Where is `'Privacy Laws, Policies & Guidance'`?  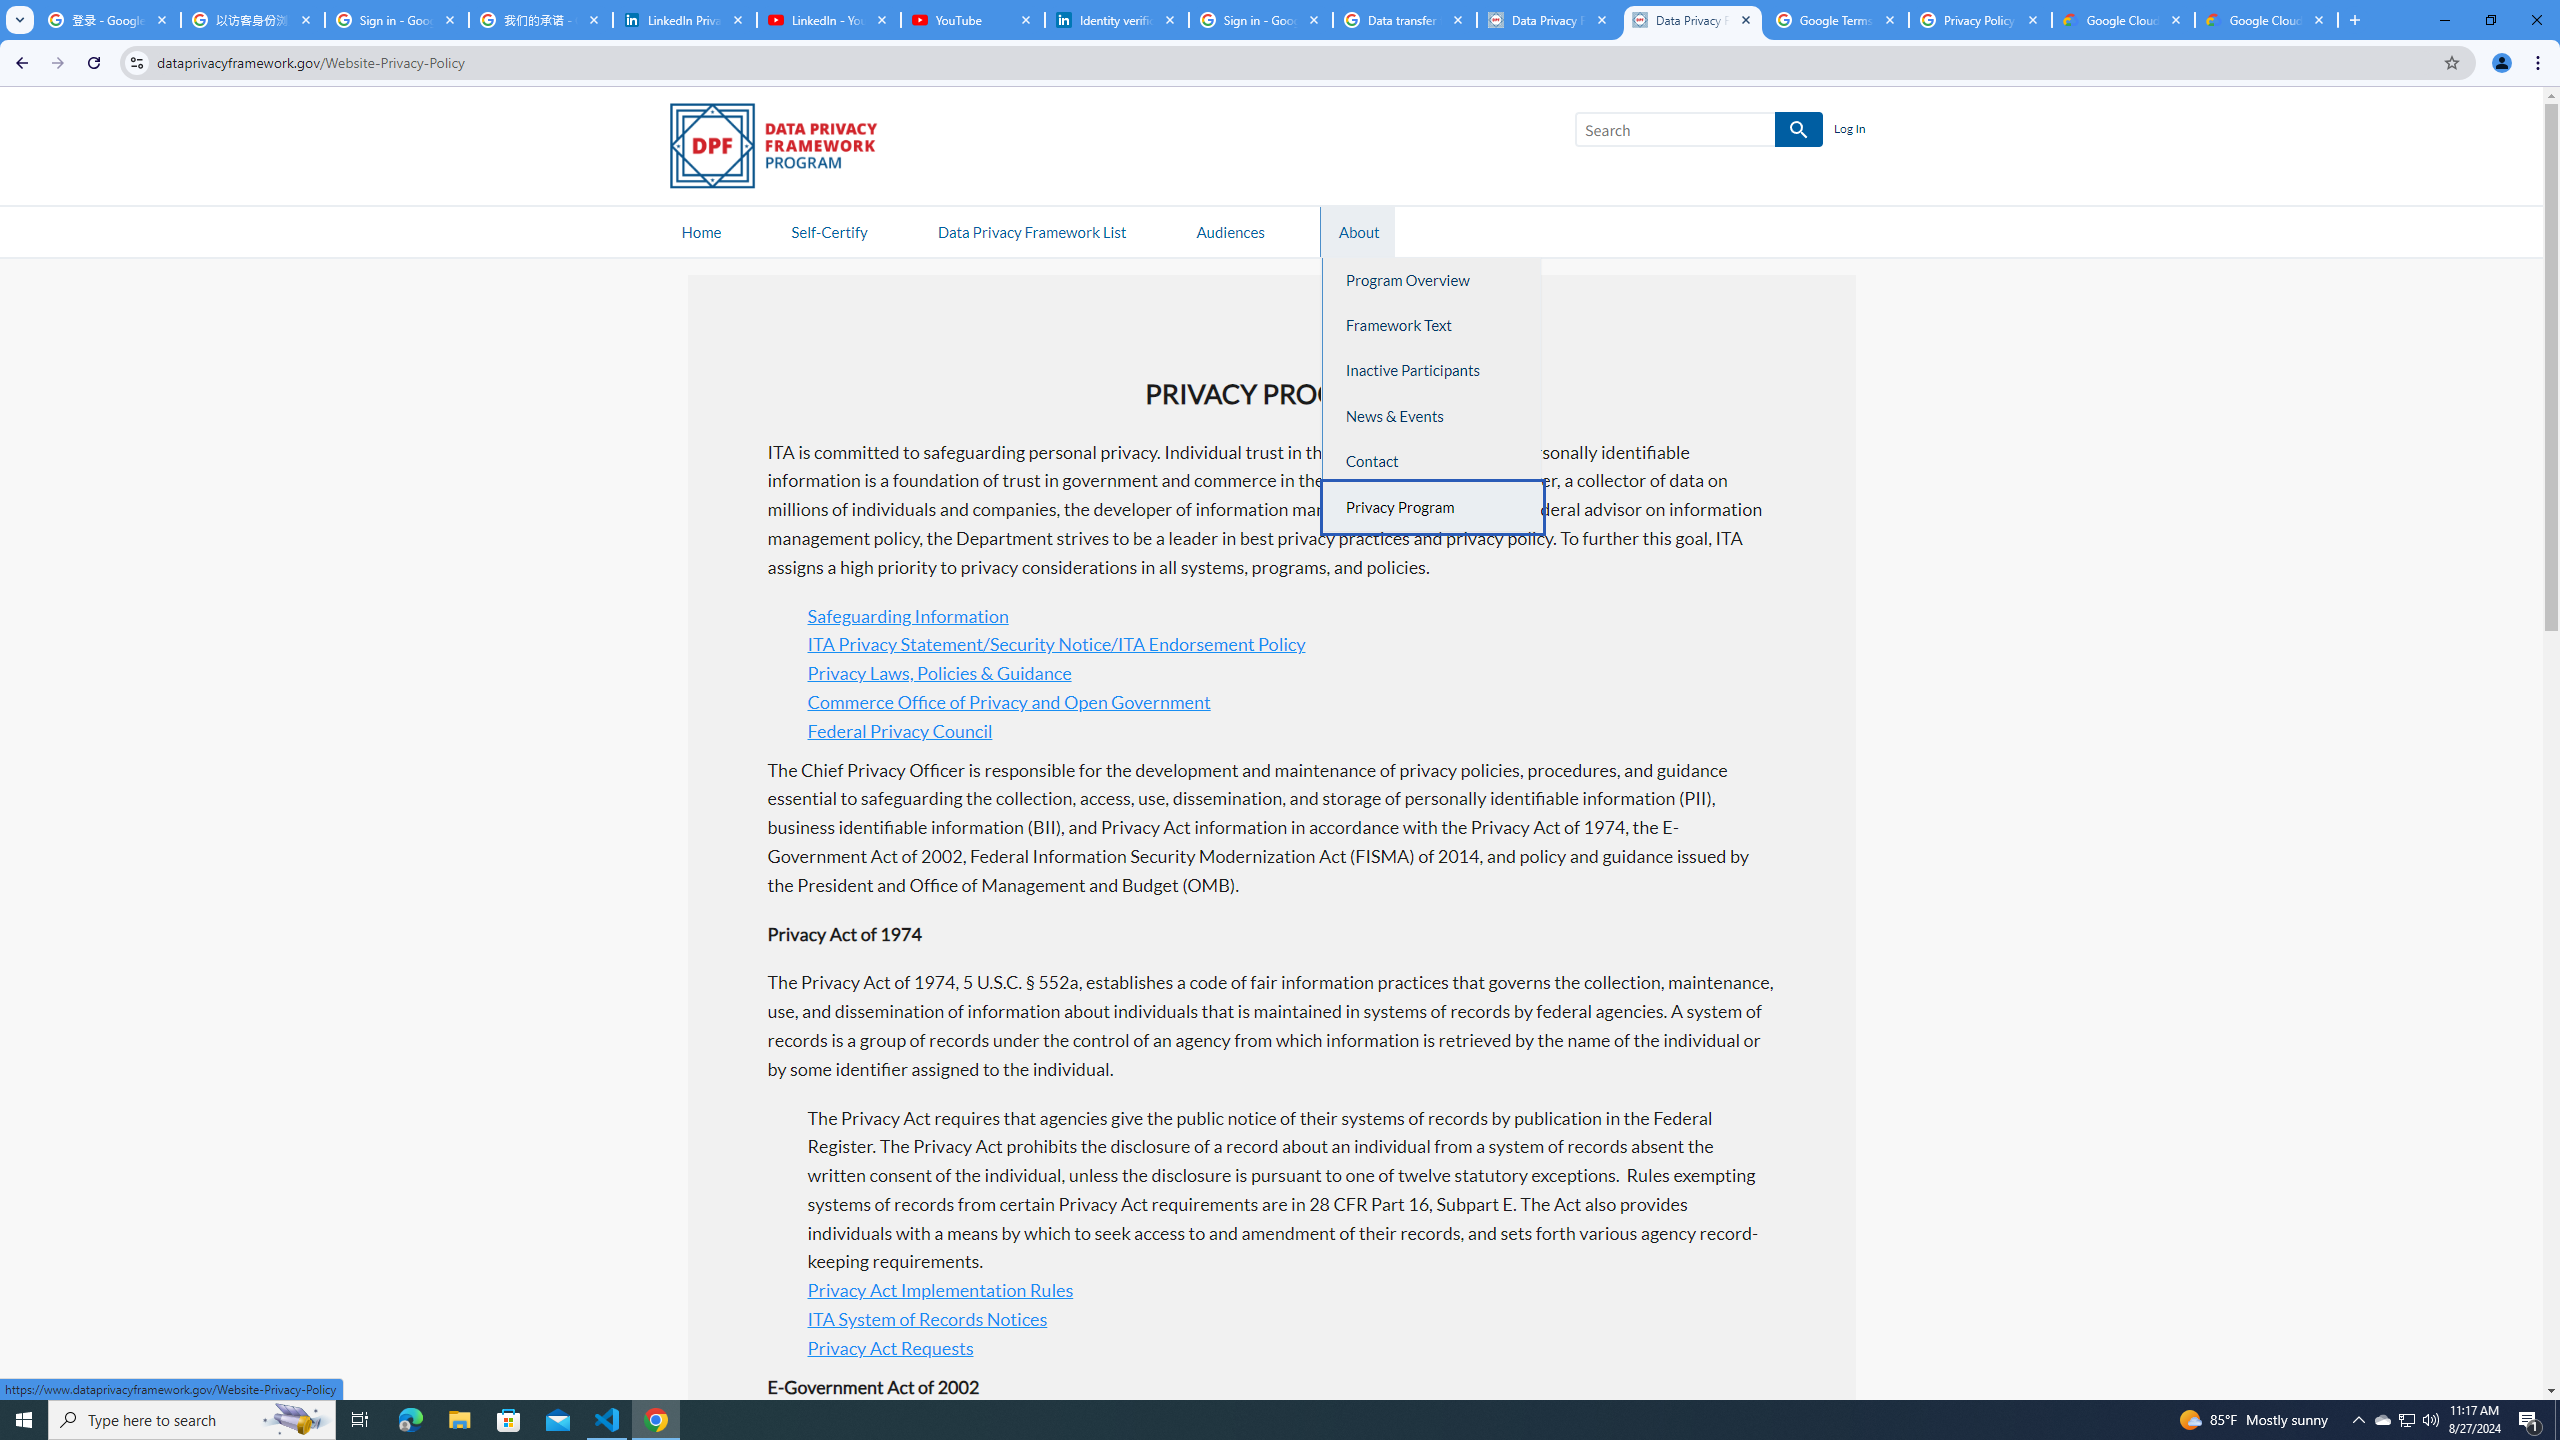 'Privacy Laws, Policies & Guidance' is located at coordinates (938, 673).